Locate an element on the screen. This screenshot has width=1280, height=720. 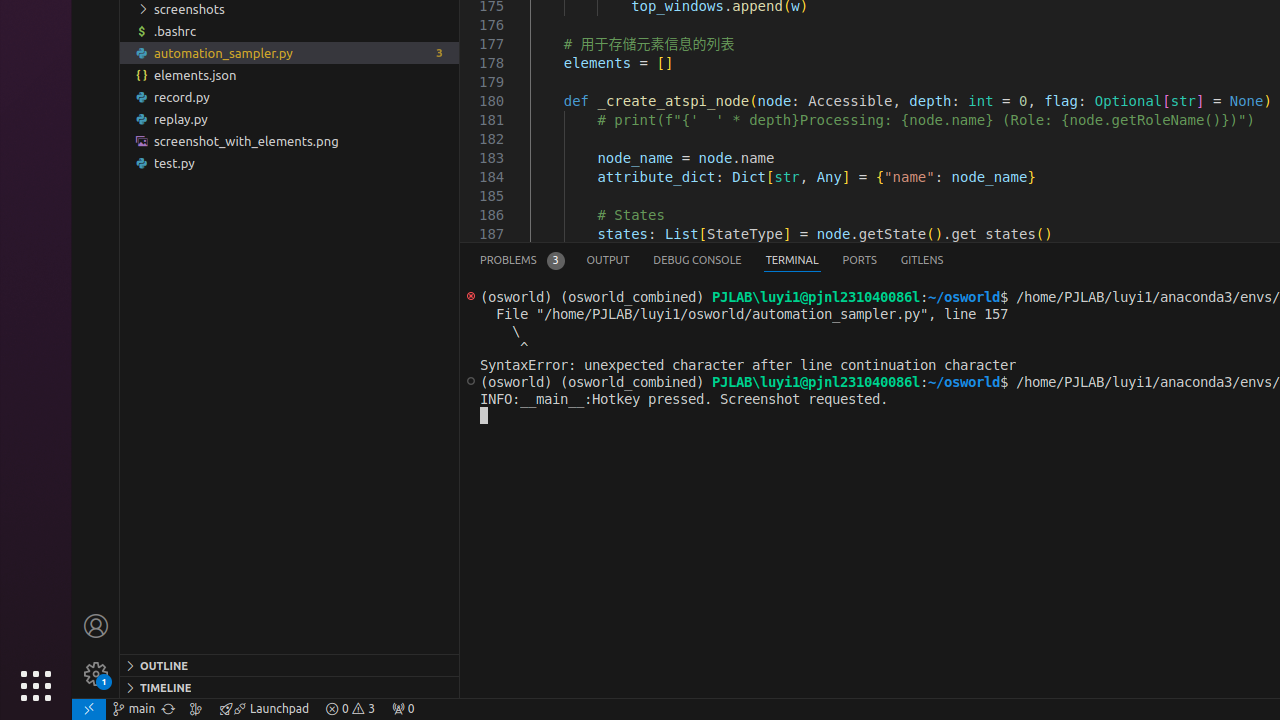
'Terminal (Ctrl+`)' is located at coordinates (790, 259).